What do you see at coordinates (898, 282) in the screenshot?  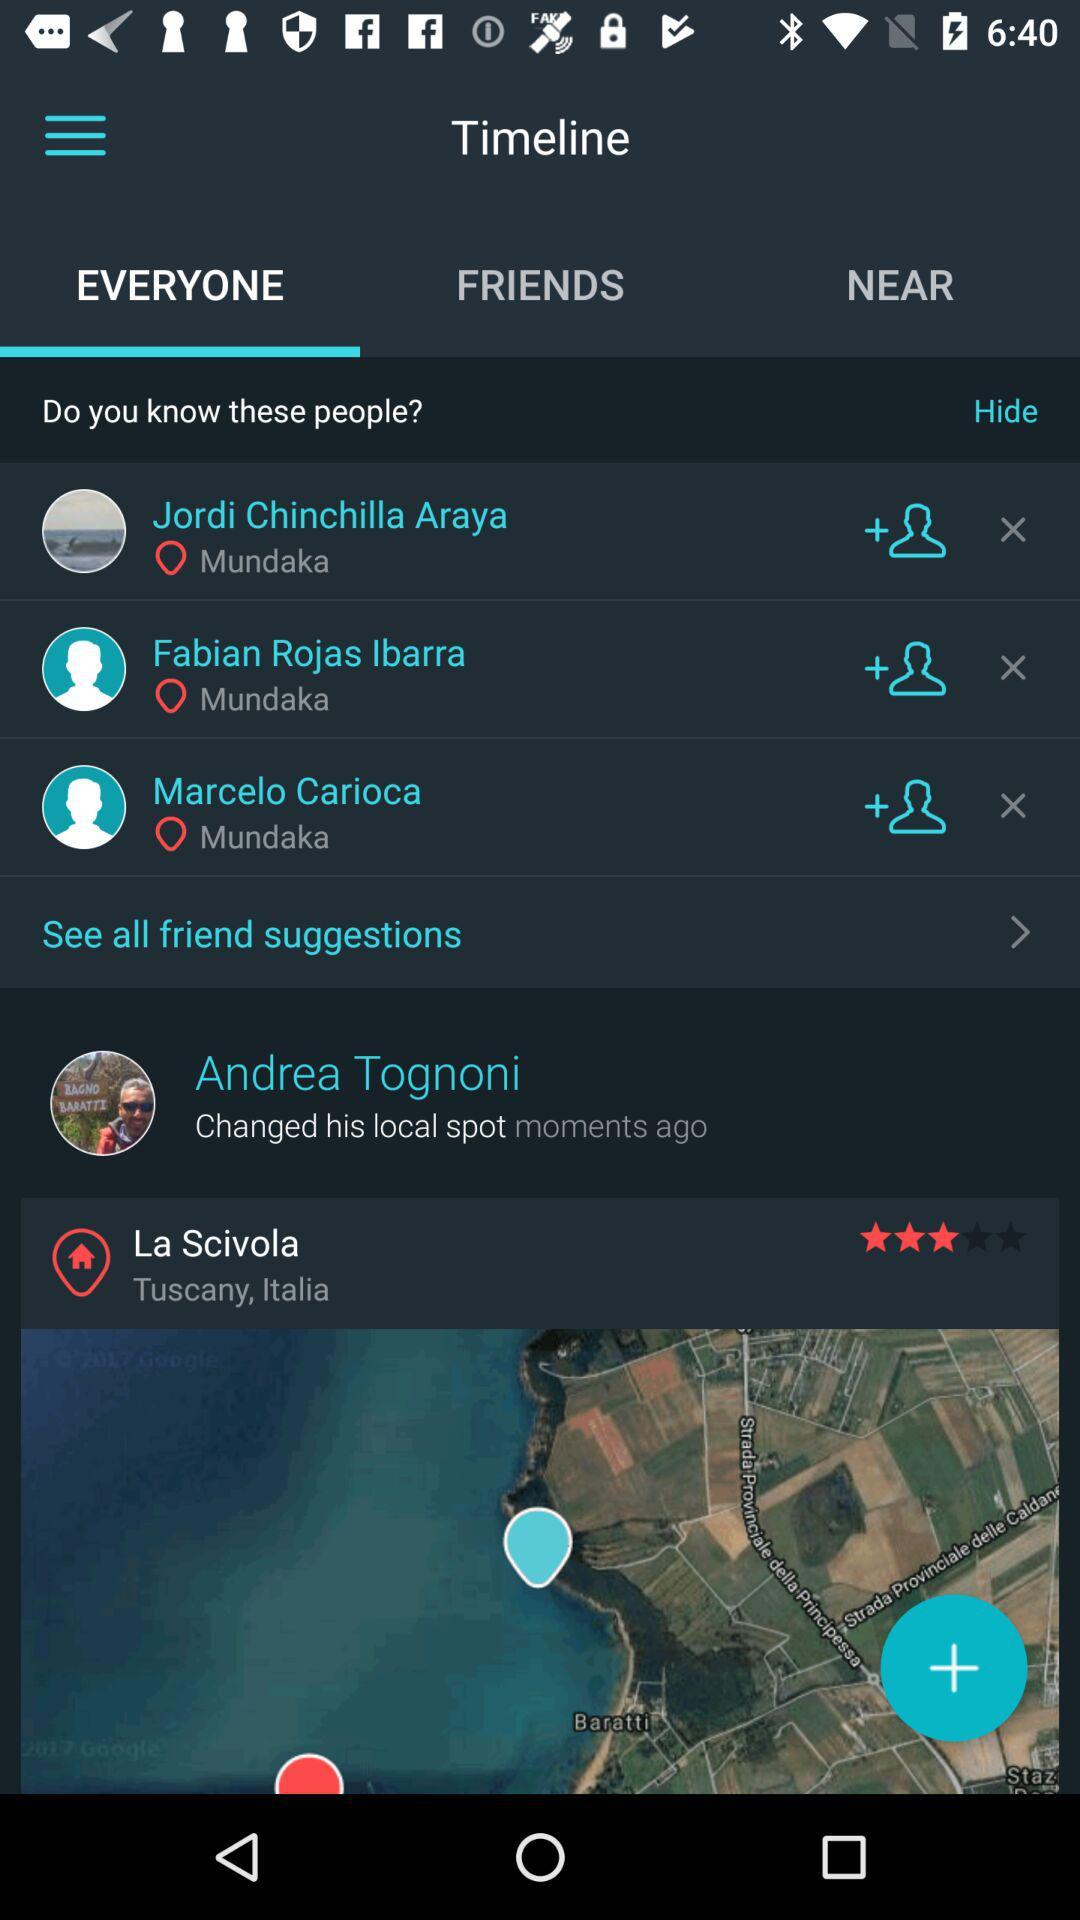 I see `the icon next to the friends item` at bounding box center [898, 282].